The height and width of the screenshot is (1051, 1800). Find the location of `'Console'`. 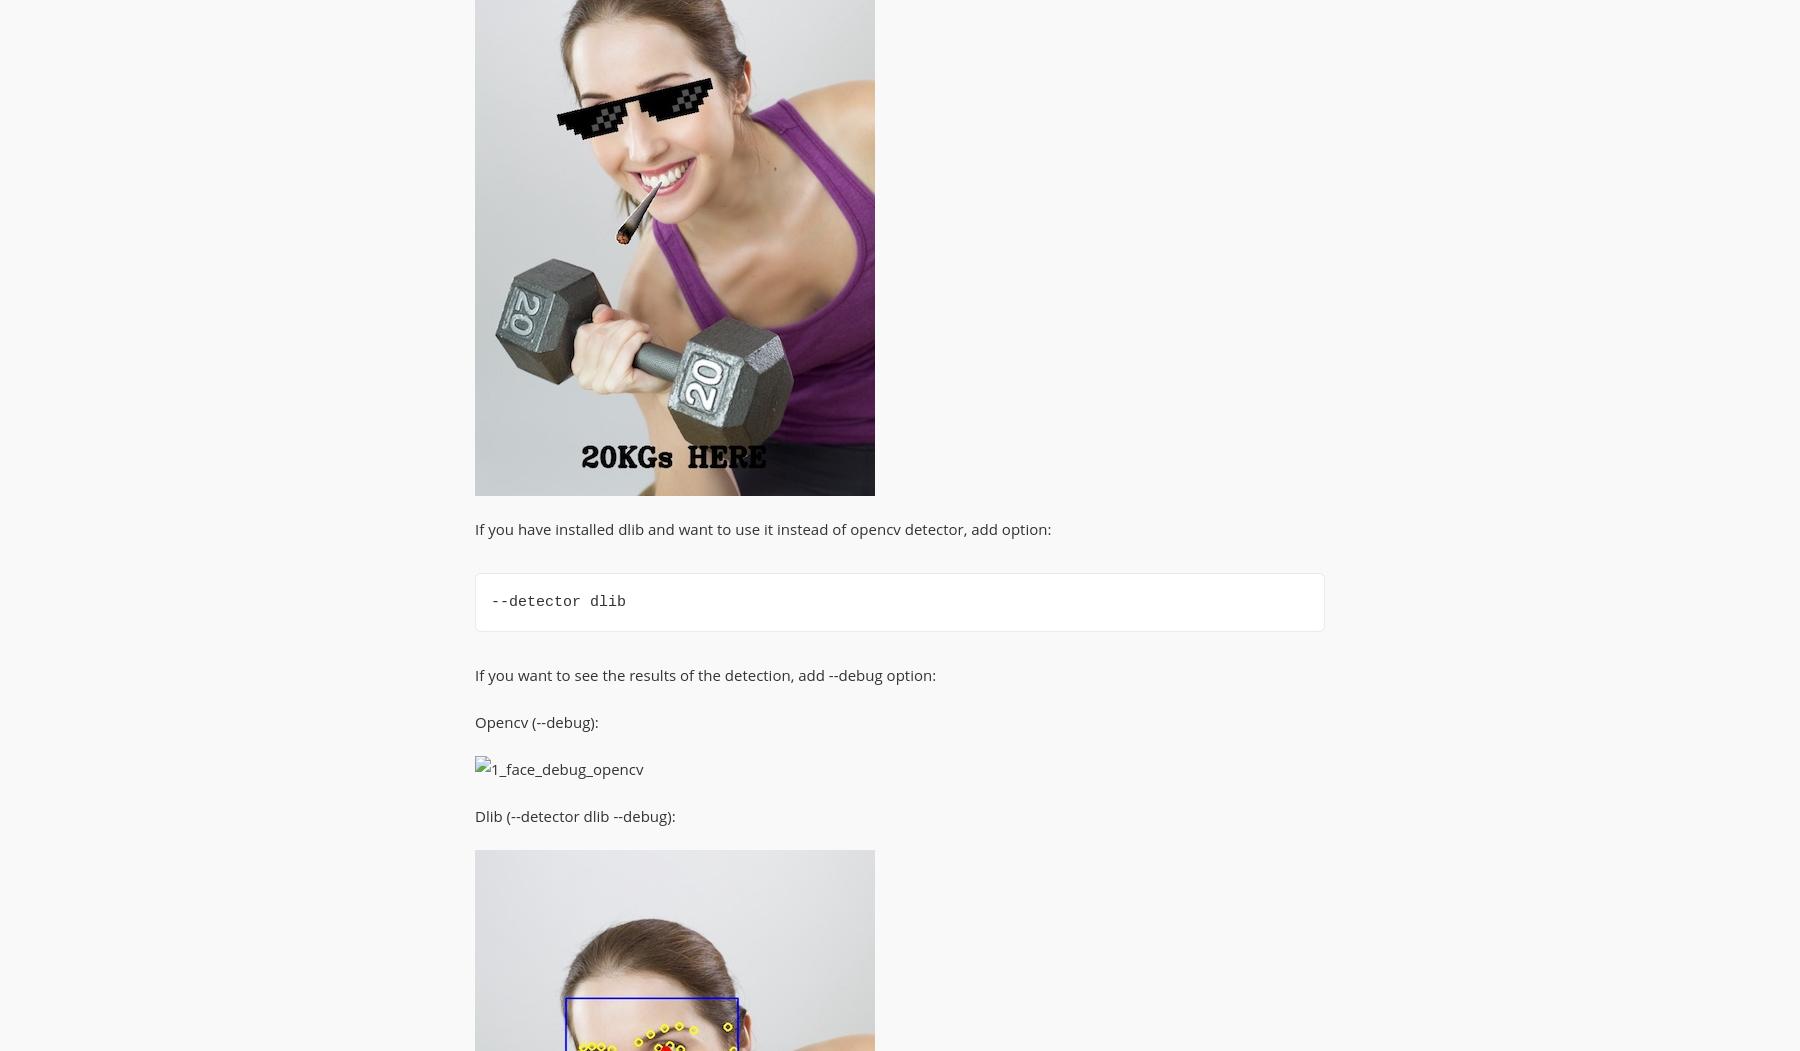

'Console' is located at coordinates (506, 91).